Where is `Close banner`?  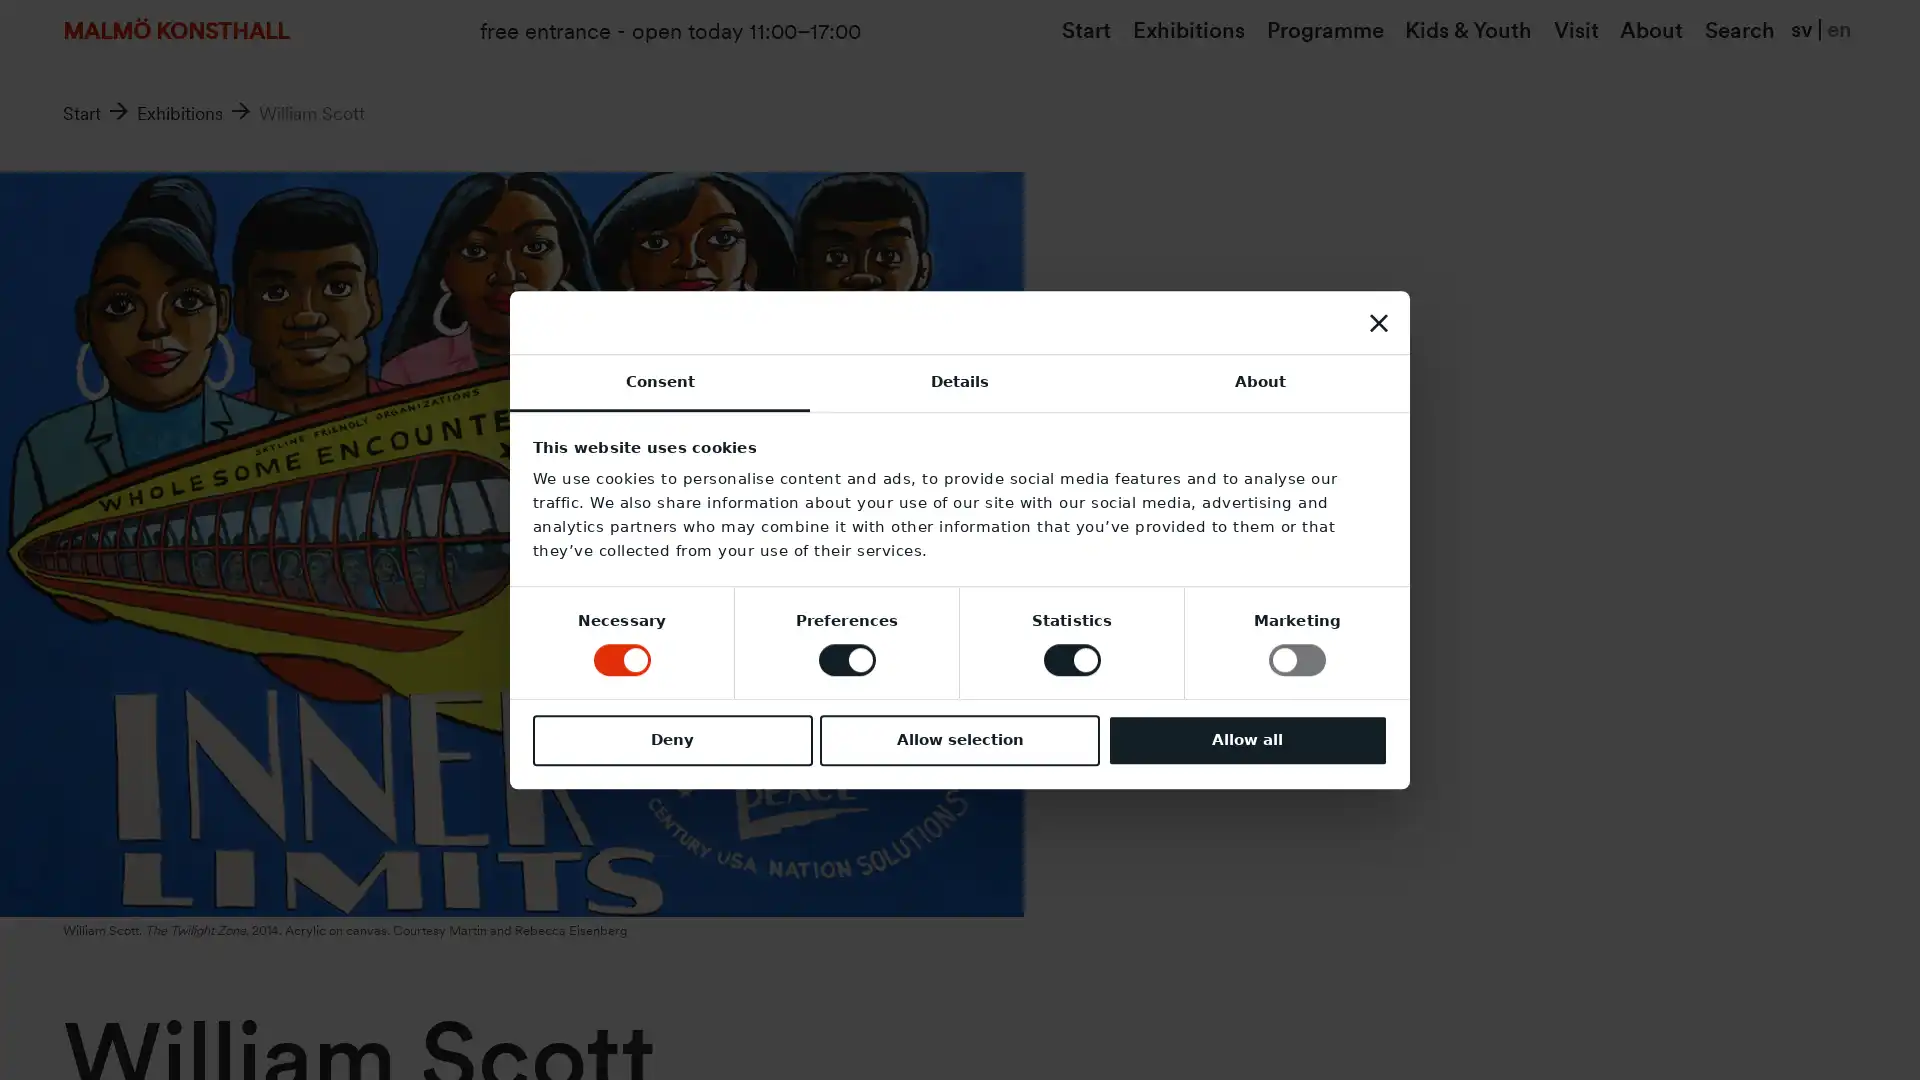
Close banner is located at coordinates (1376, 320).